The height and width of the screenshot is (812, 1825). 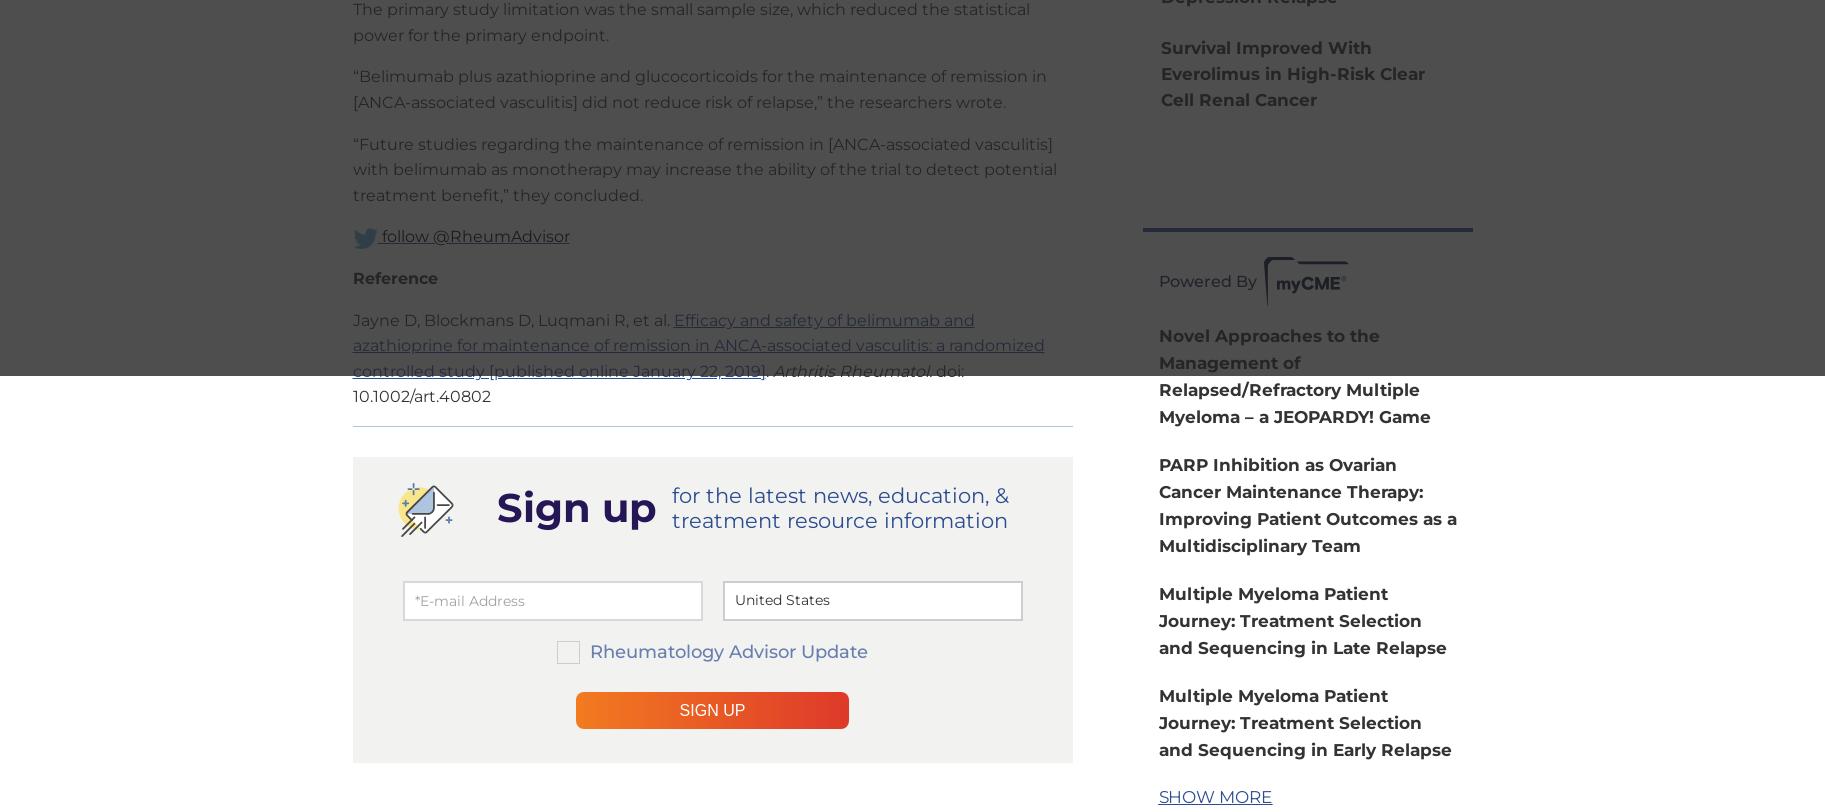 I want to click on 'The primary study limitation was the small sample size, which reduced the statistical power for the primary endpoint.', so click(x=690, y=22).